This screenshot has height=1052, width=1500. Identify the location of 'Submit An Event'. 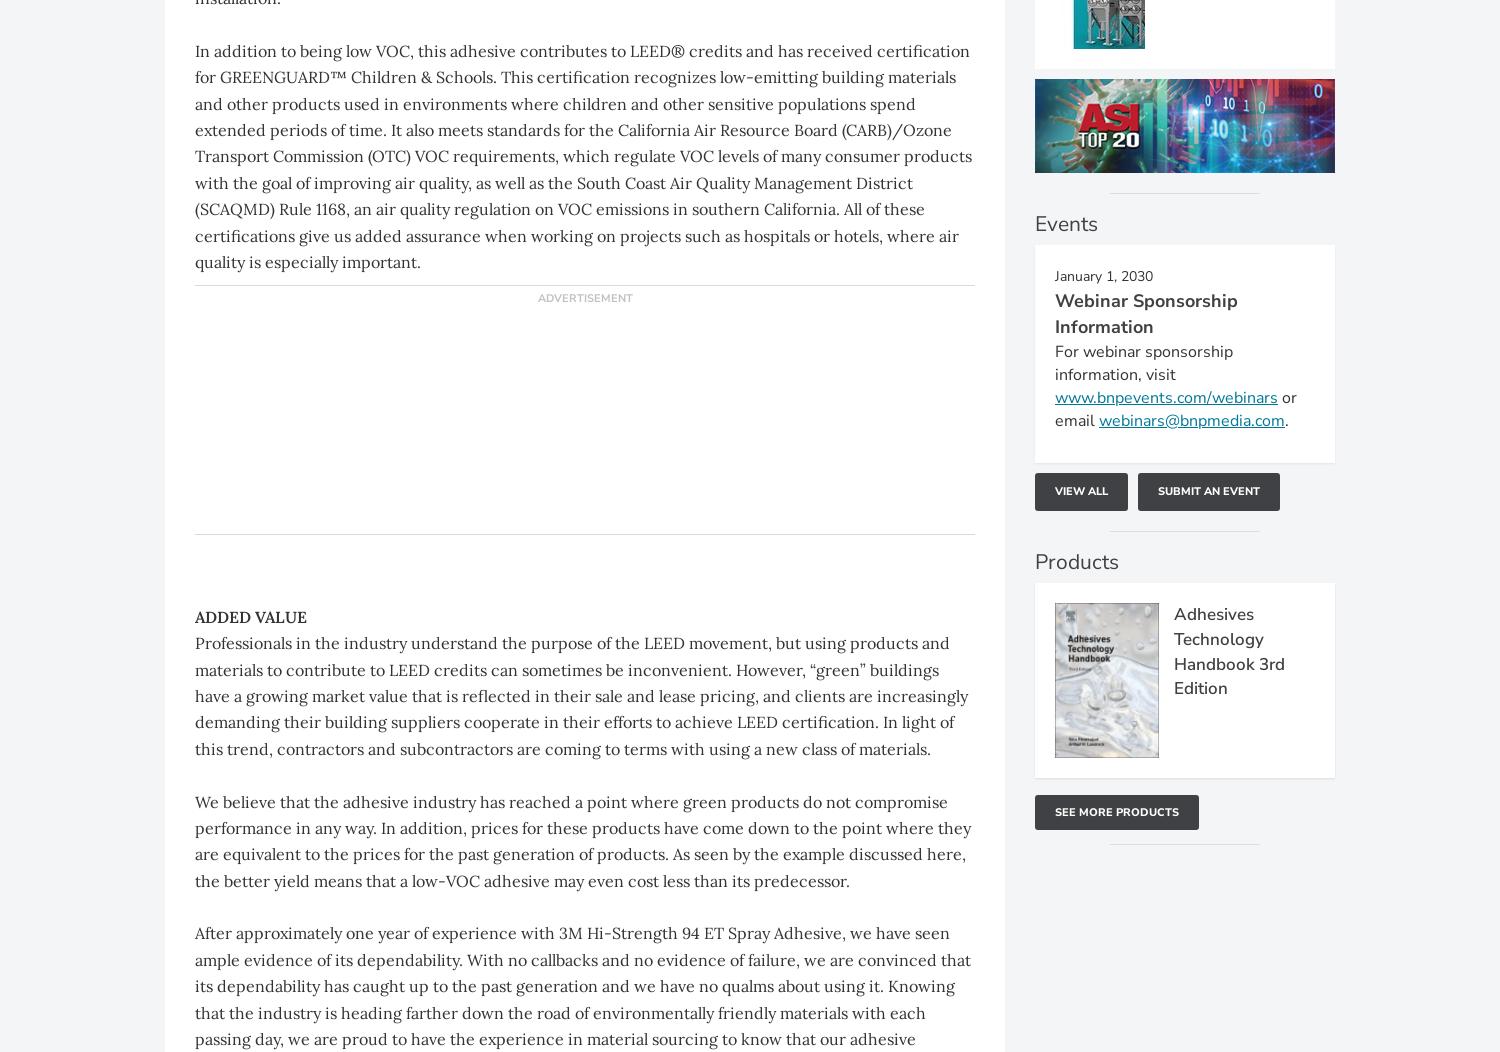
(1208, 490).